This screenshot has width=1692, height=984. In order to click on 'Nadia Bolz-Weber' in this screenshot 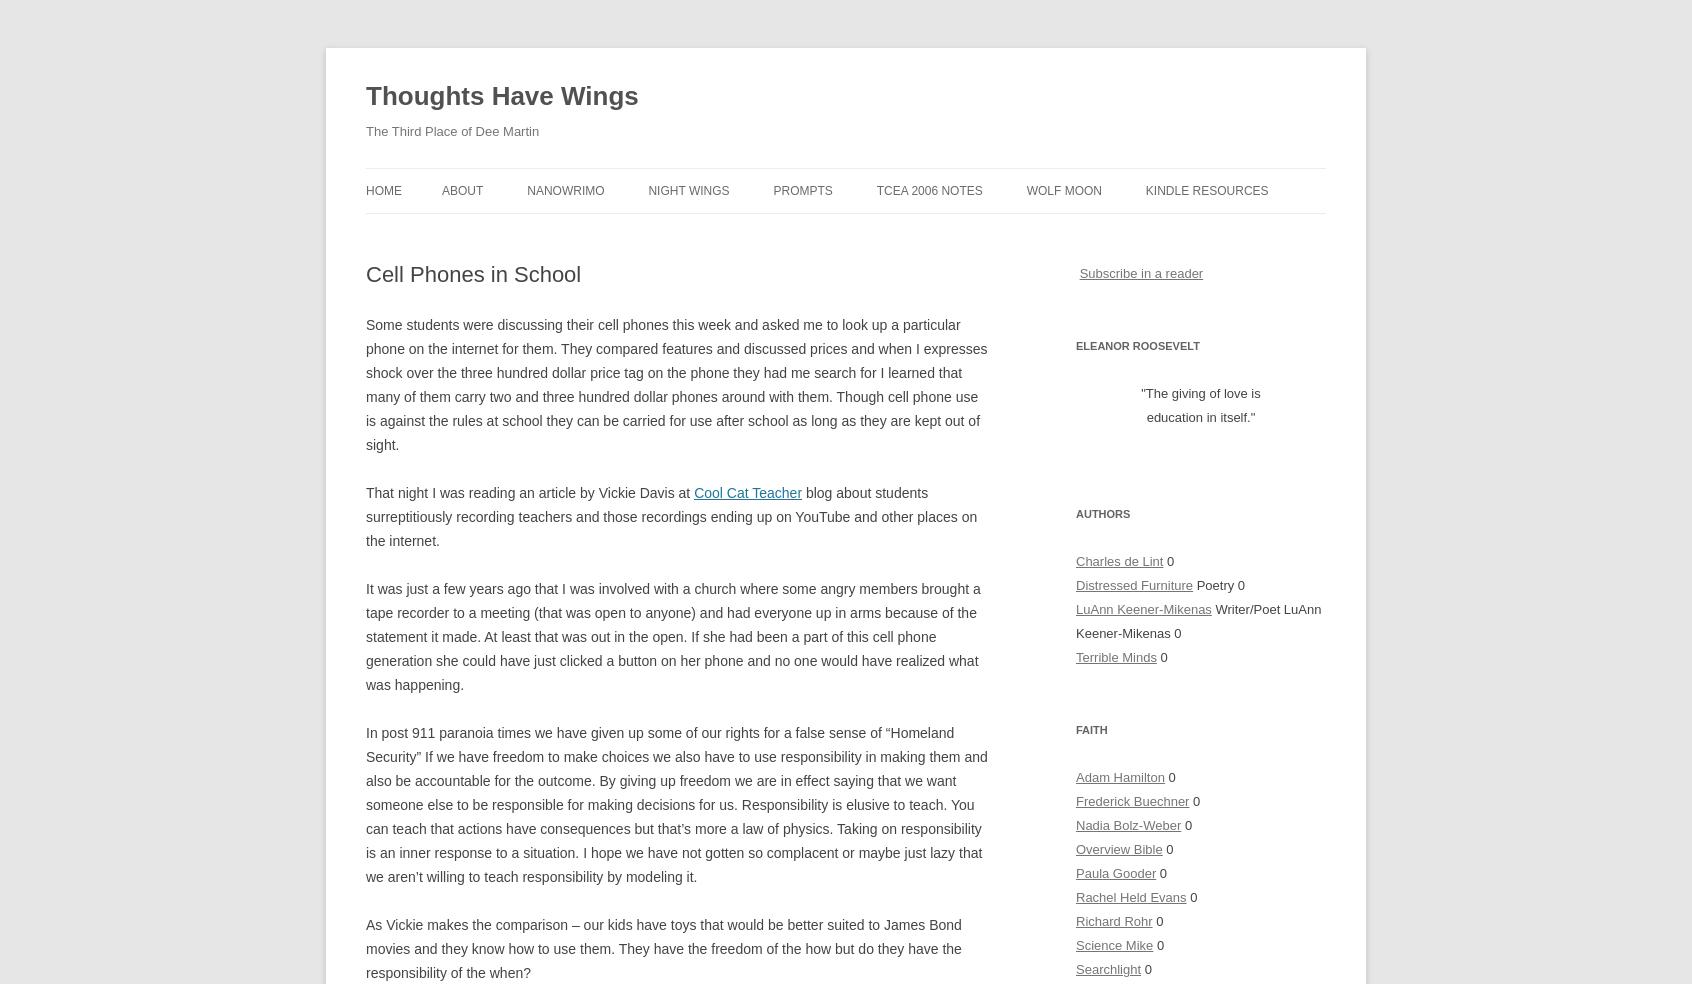, I will do `click(1128, 824)`.